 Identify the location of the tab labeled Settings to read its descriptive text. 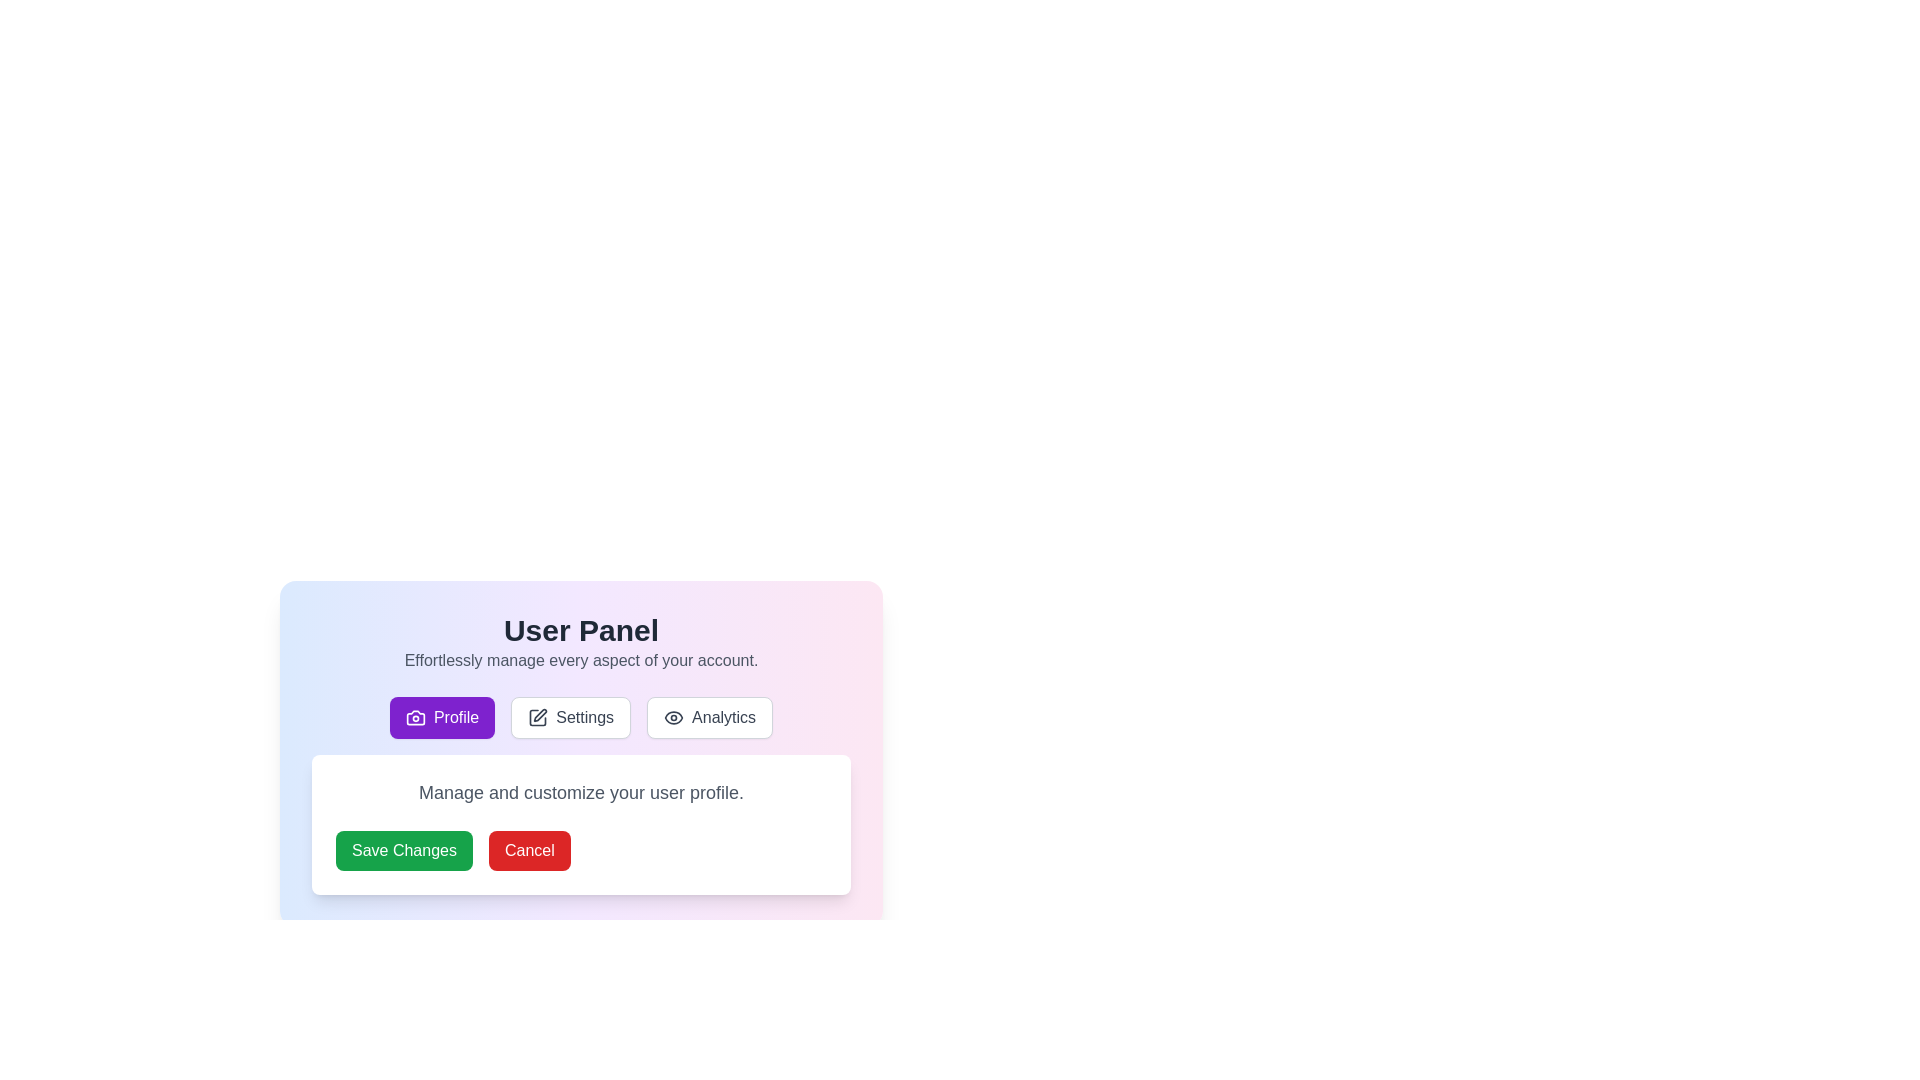
(570, 716).